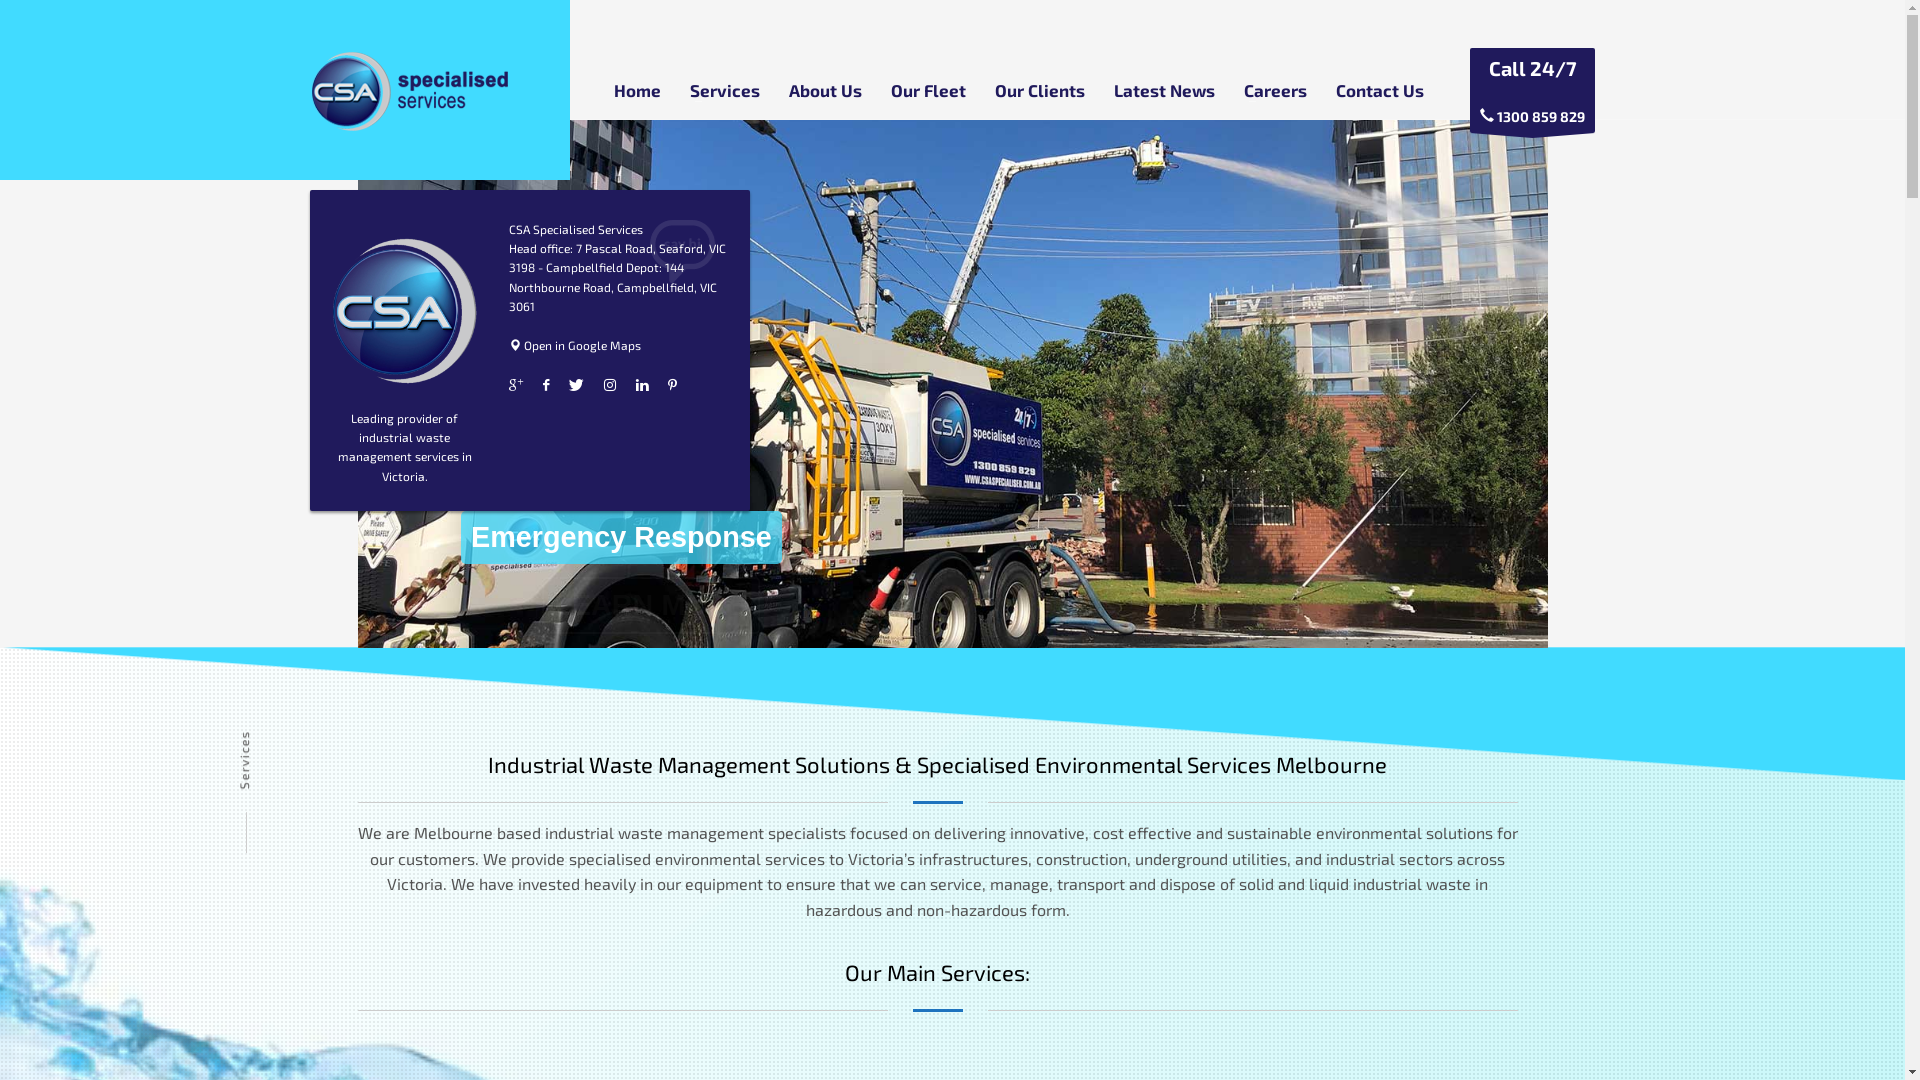  What do you see at coordinates (636, 88) in the screenshot?
I see `'Home'` at bounding box center [636, 88].